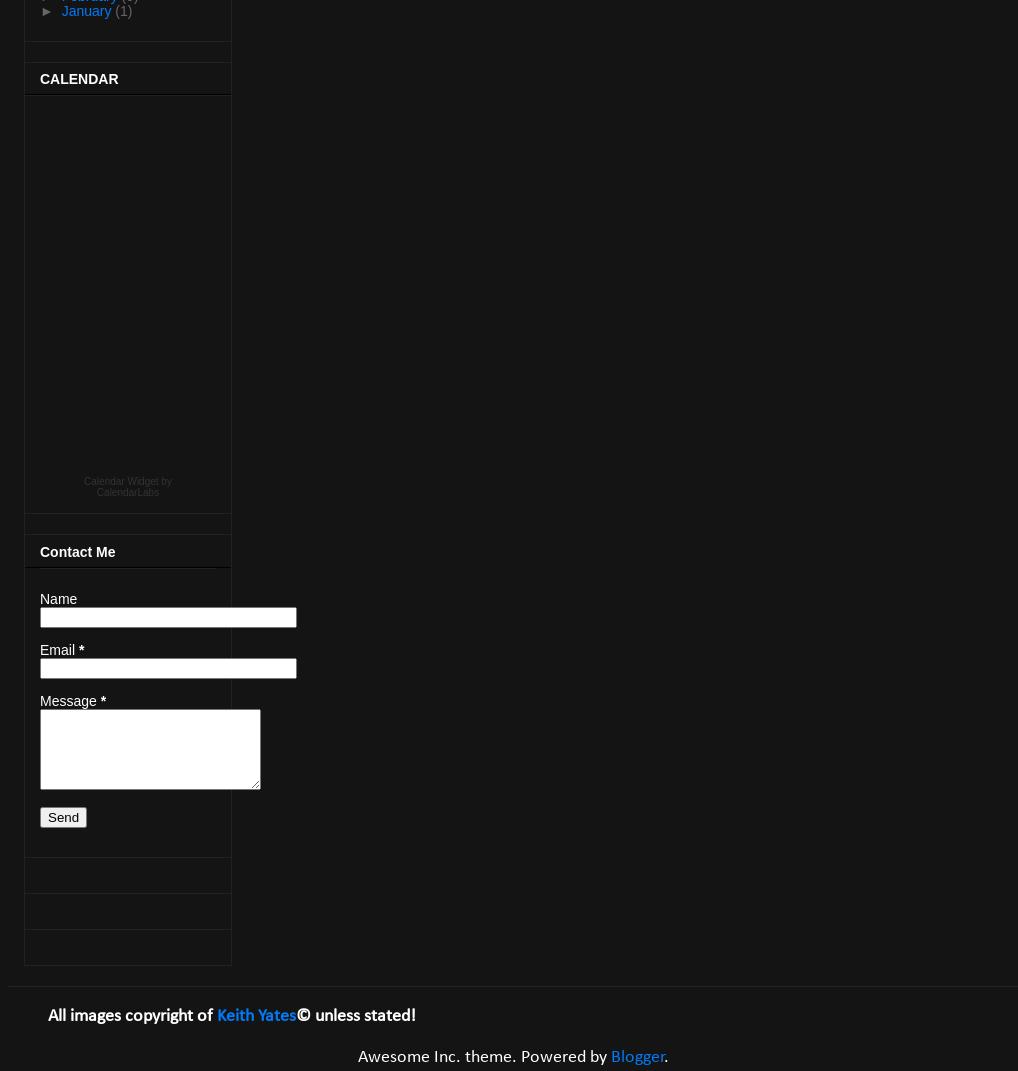 This screenshot has width=1018, height=1071. I want to click on 'Message', so click(70, 700).